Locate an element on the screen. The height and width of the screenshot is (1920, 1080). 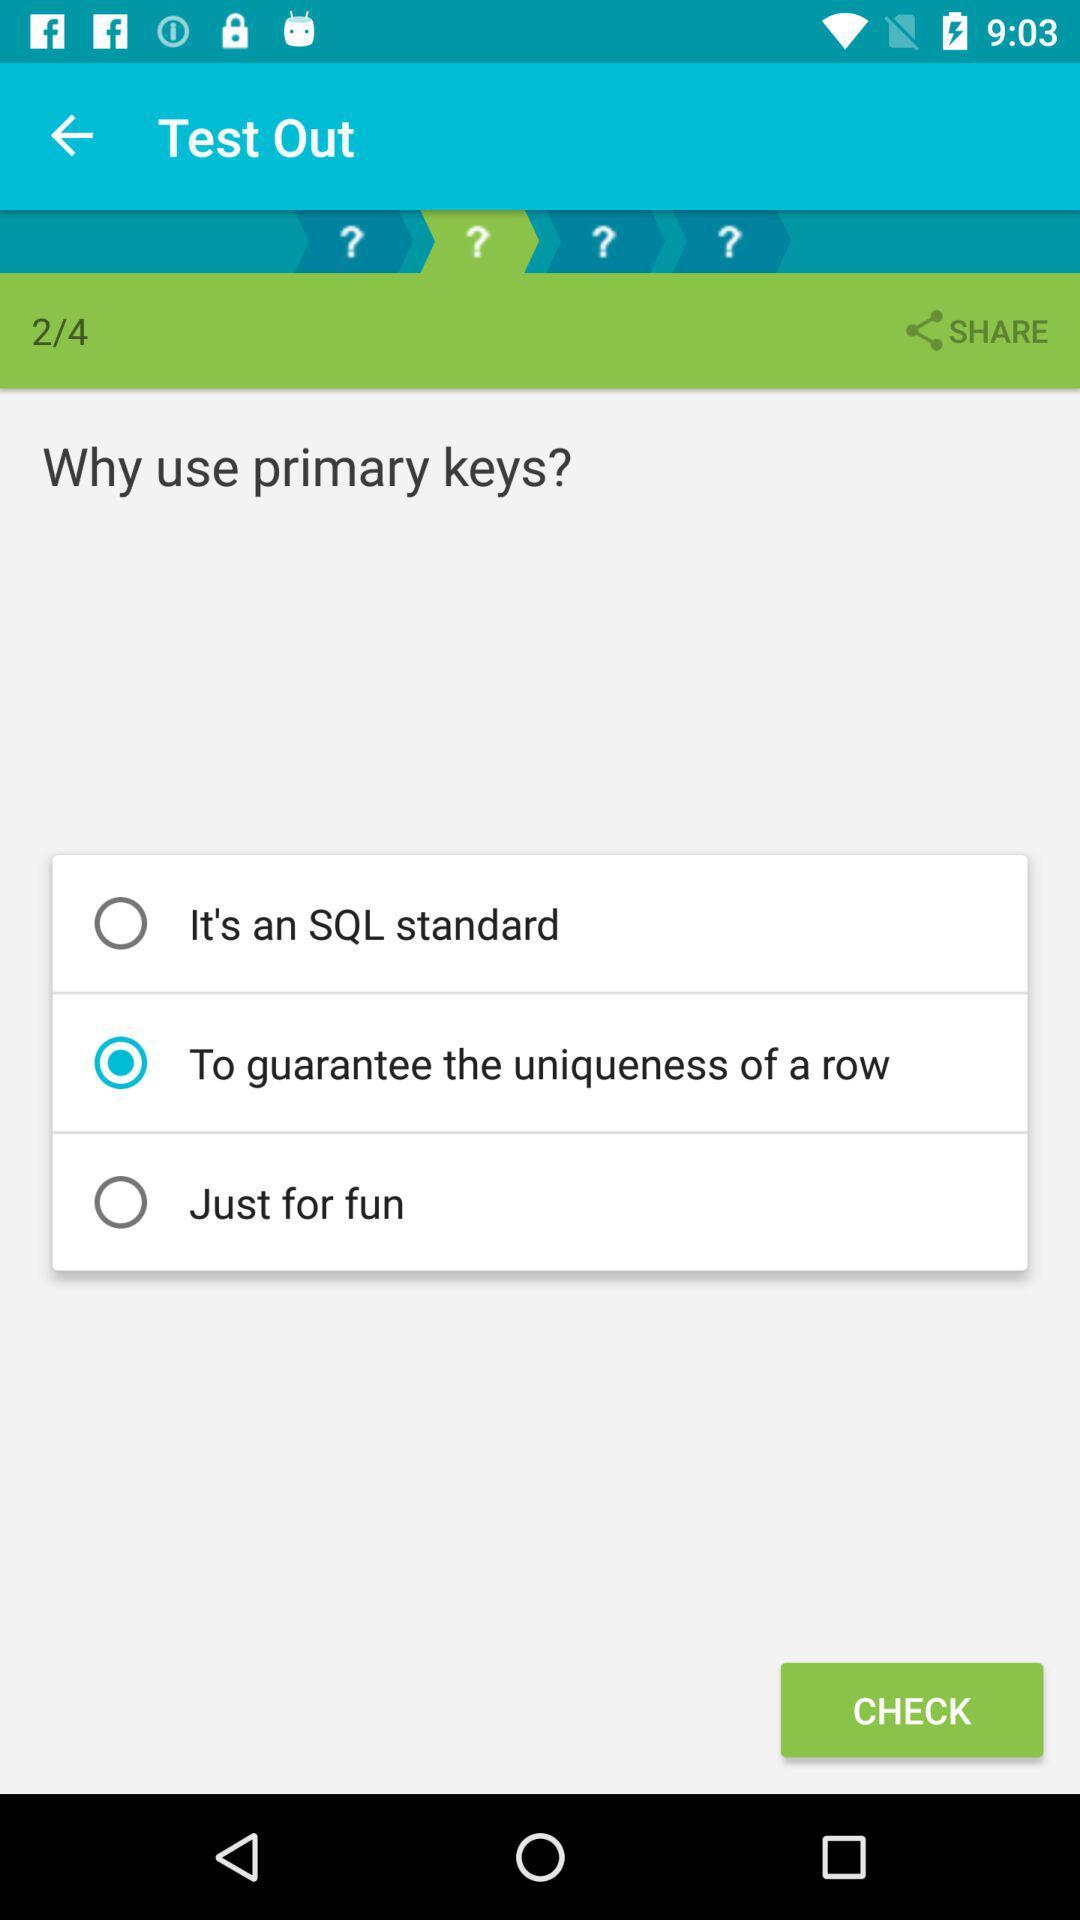
help is located at coordinates (729, 240).